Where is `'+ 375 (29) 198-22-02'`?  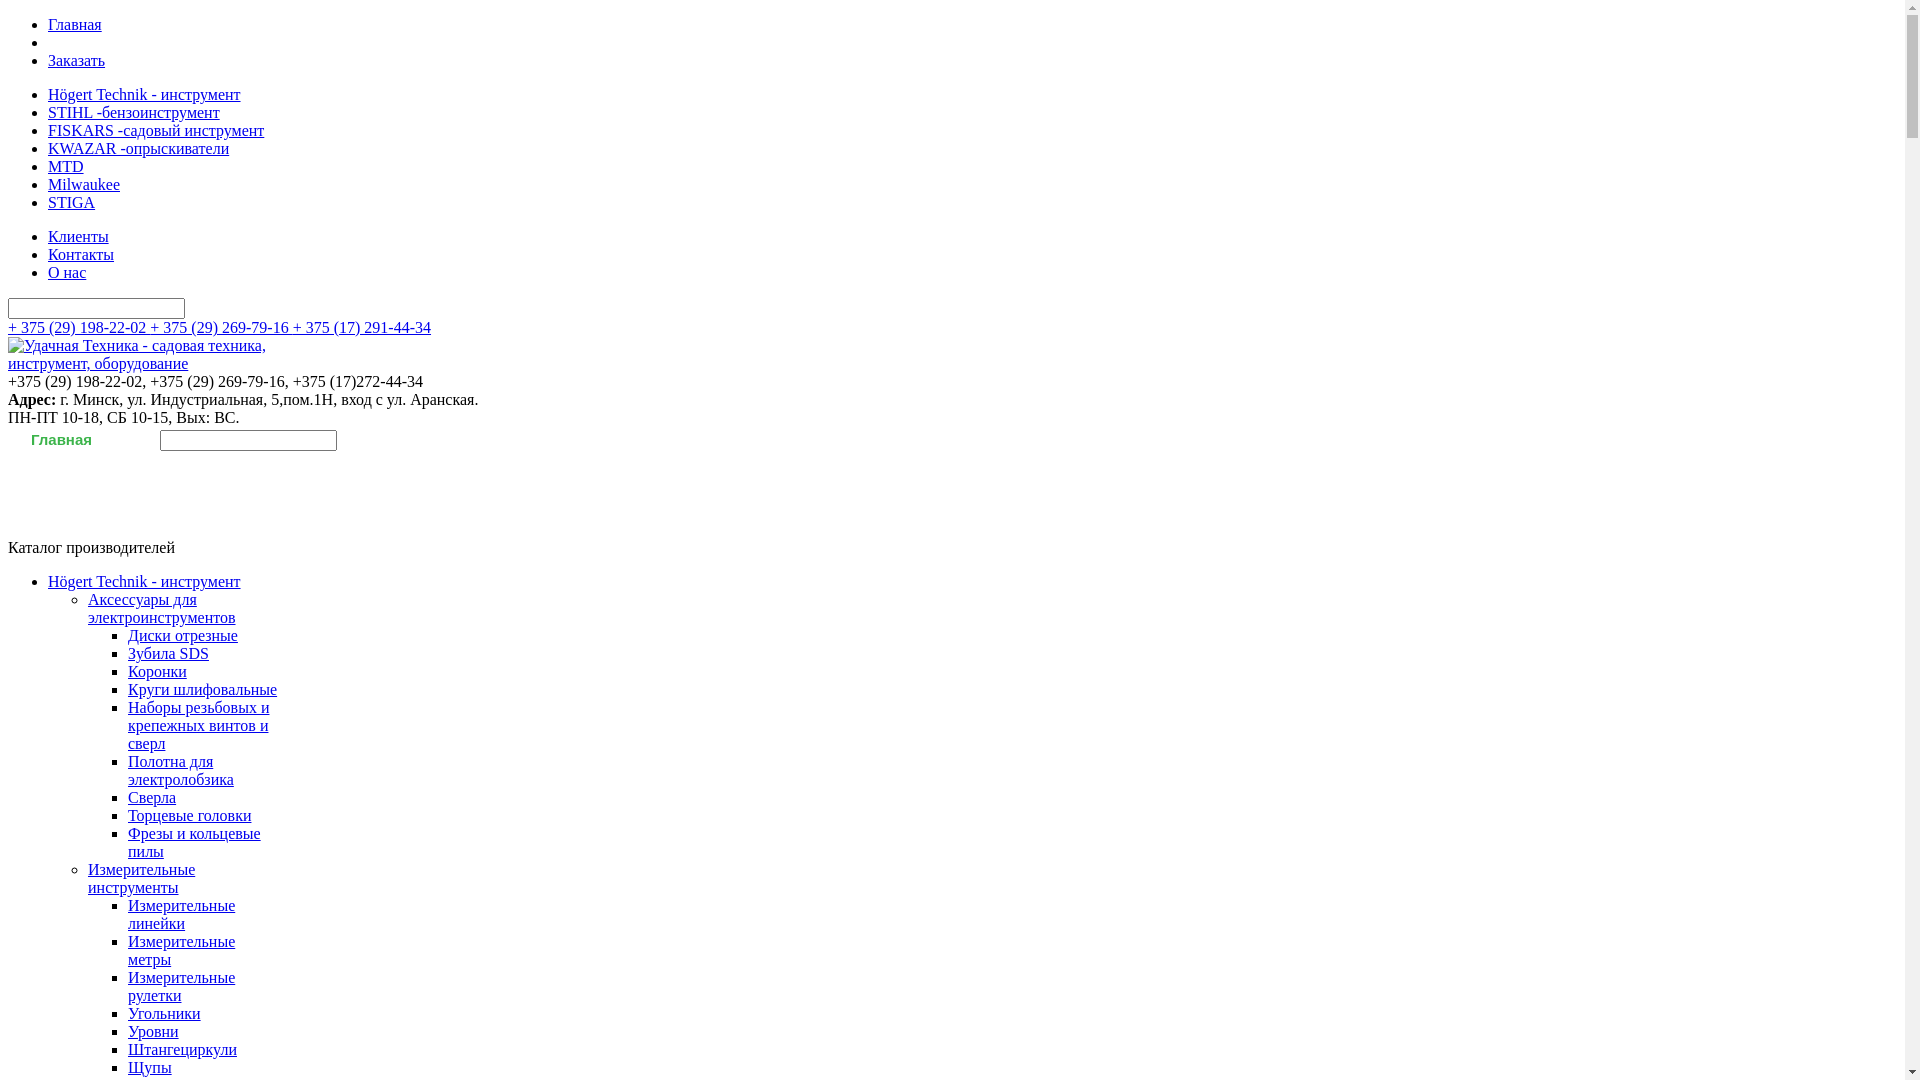 '+ 375 (29) 198-22-02' is located at coordinates (78, 326).